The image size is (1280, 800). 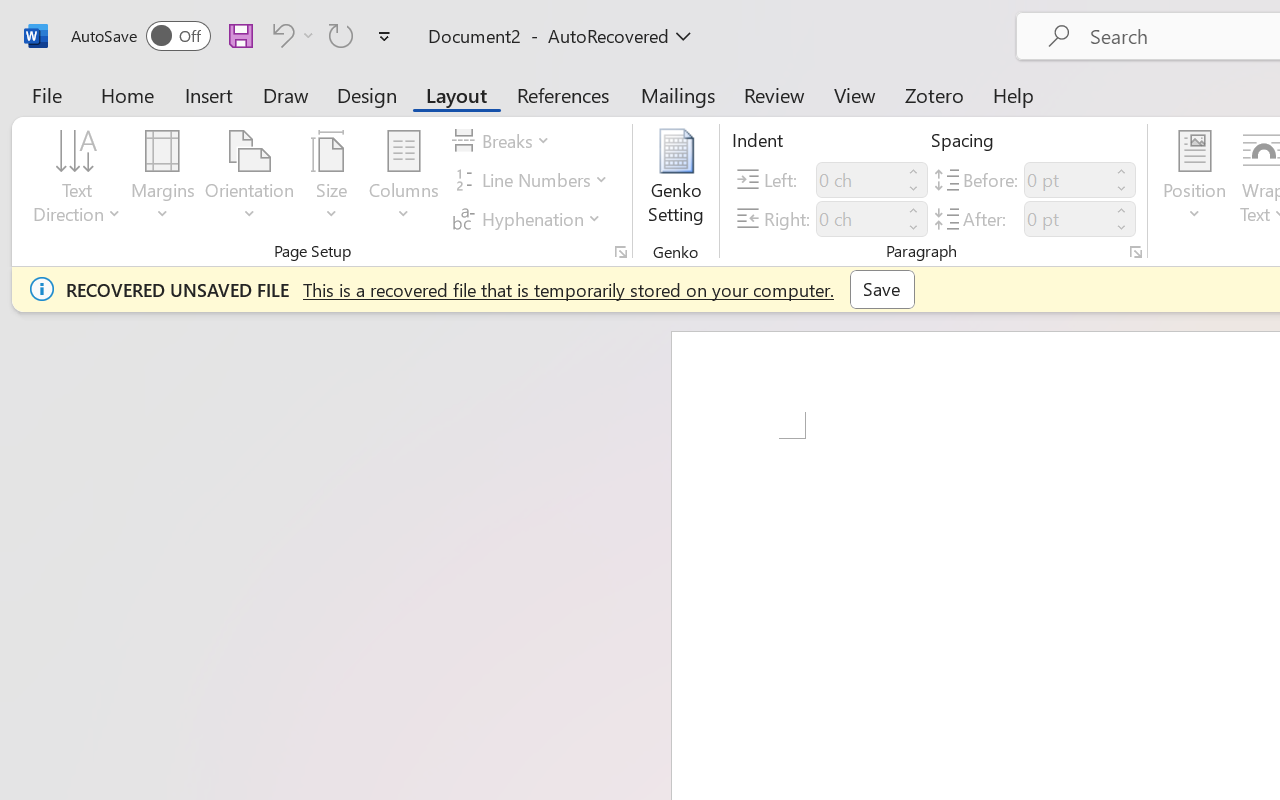 I want to click on 'Help', so click(x=1013, y=94).